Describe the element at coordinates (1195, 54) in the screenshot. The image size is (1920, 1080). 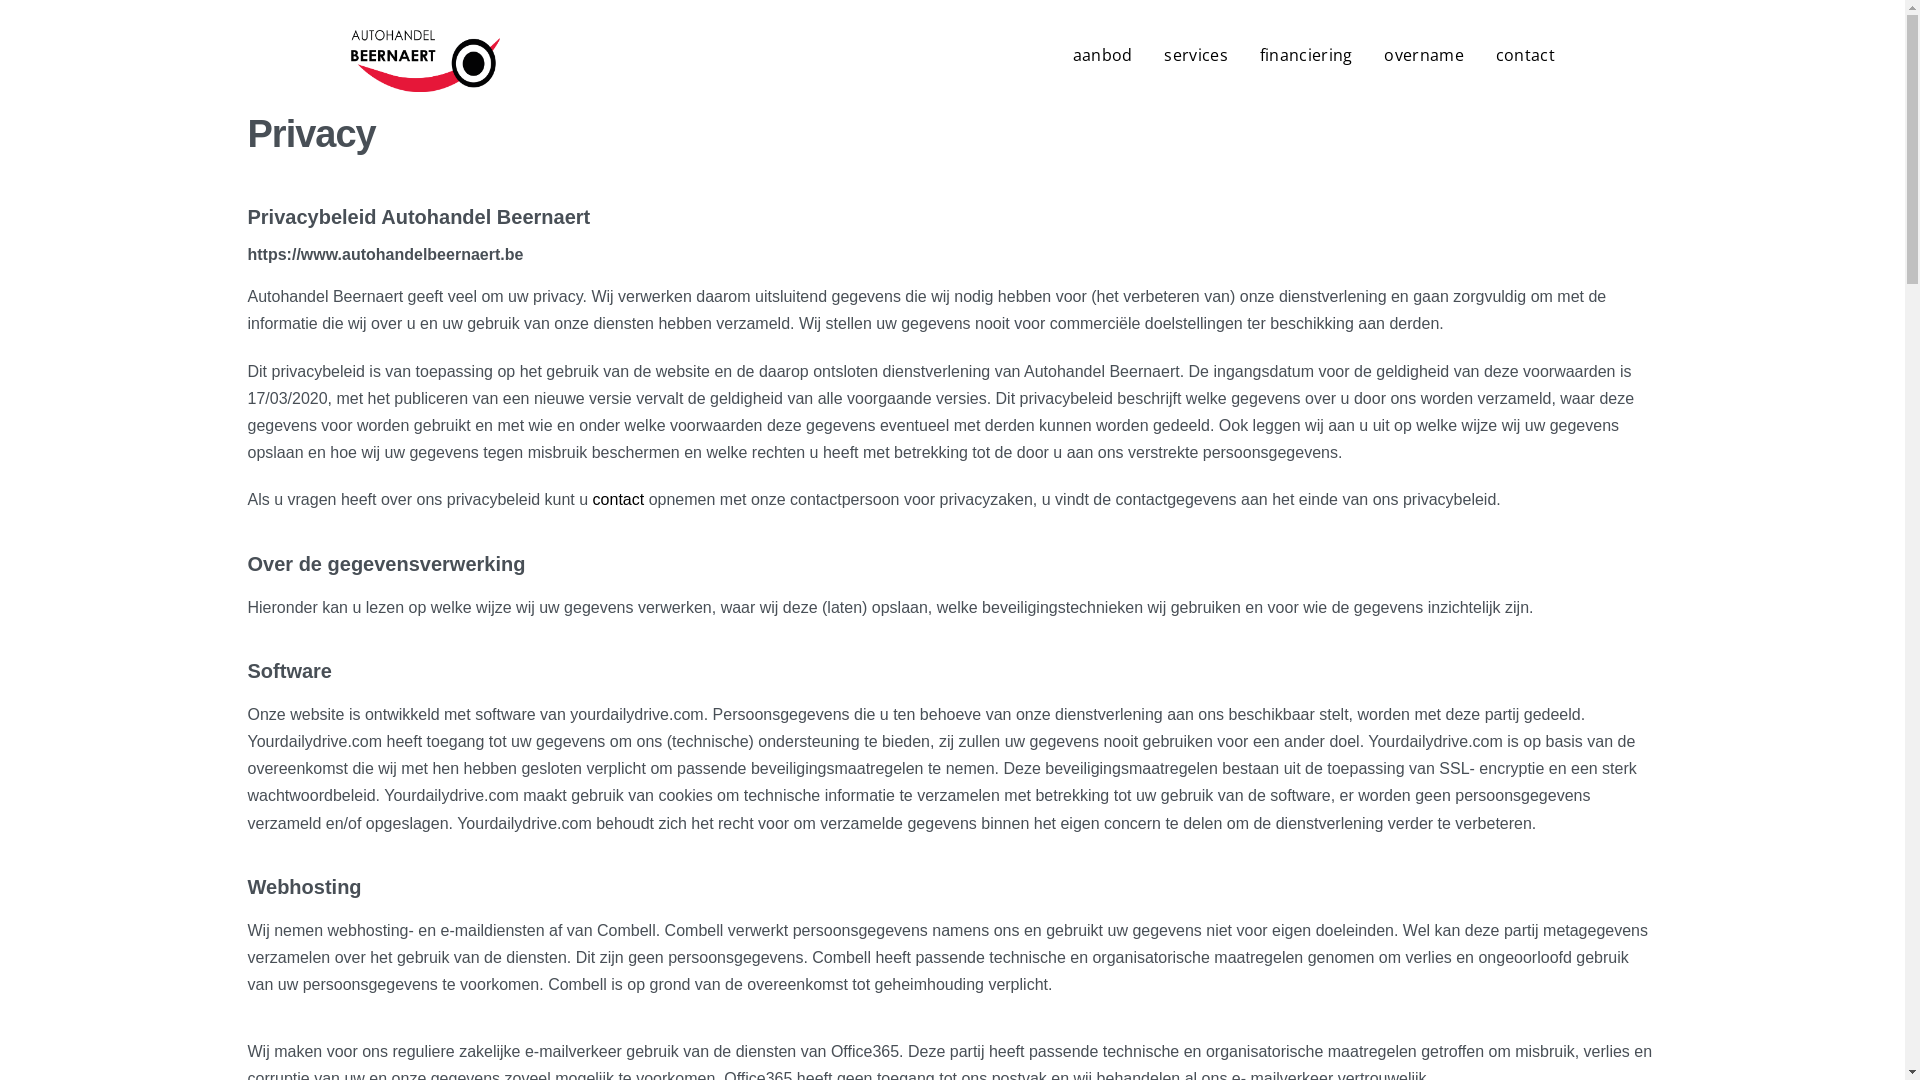
I see `'services'` at that location.